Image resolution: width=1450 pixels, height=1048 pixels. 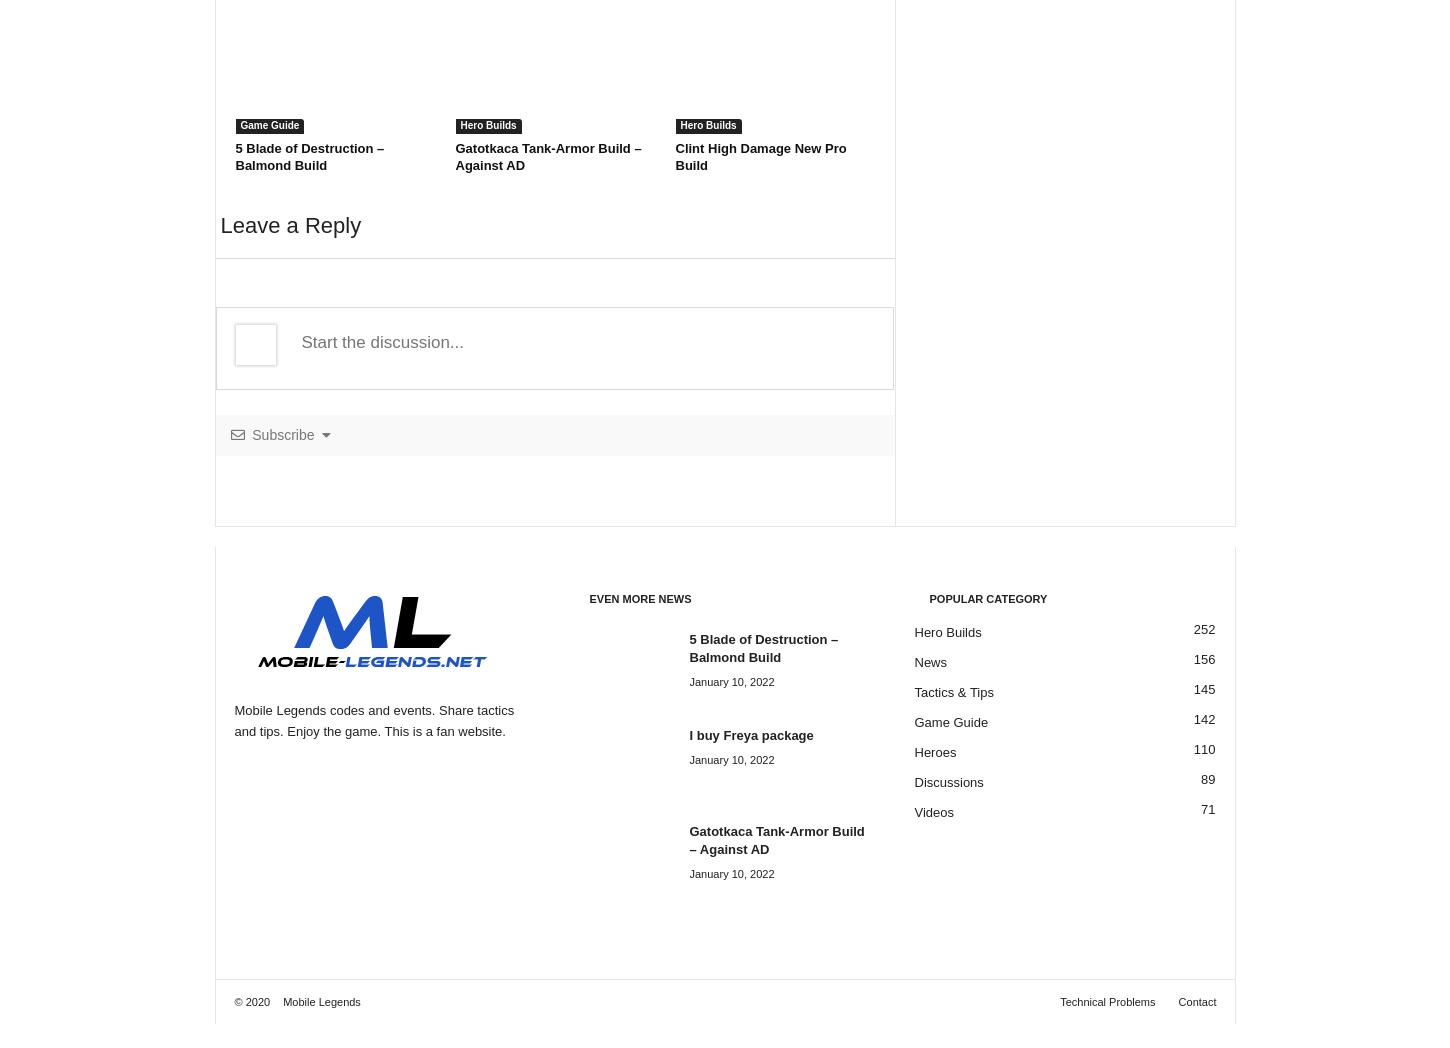 I want to click on '156', so click(x=1202, y=659).